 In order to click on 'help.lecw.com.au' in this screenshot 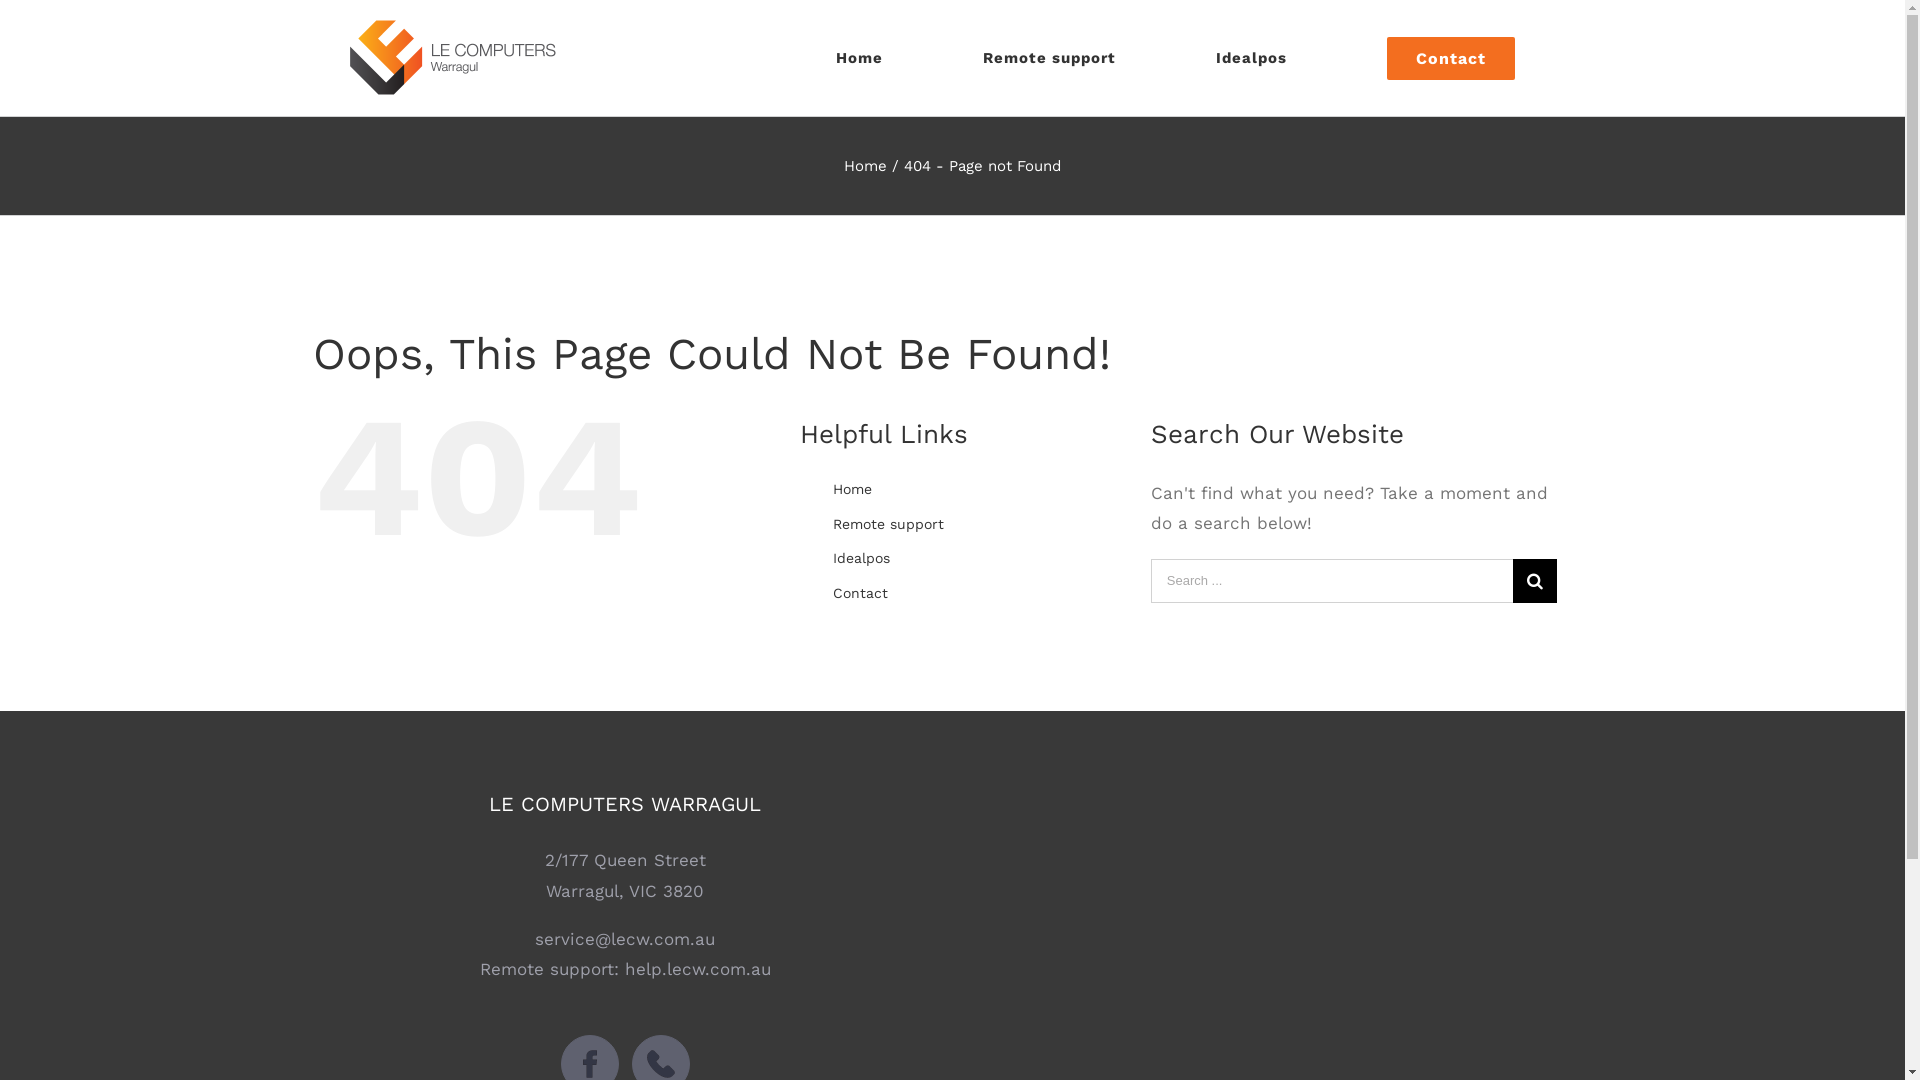, I will do `click(696, 967)`.